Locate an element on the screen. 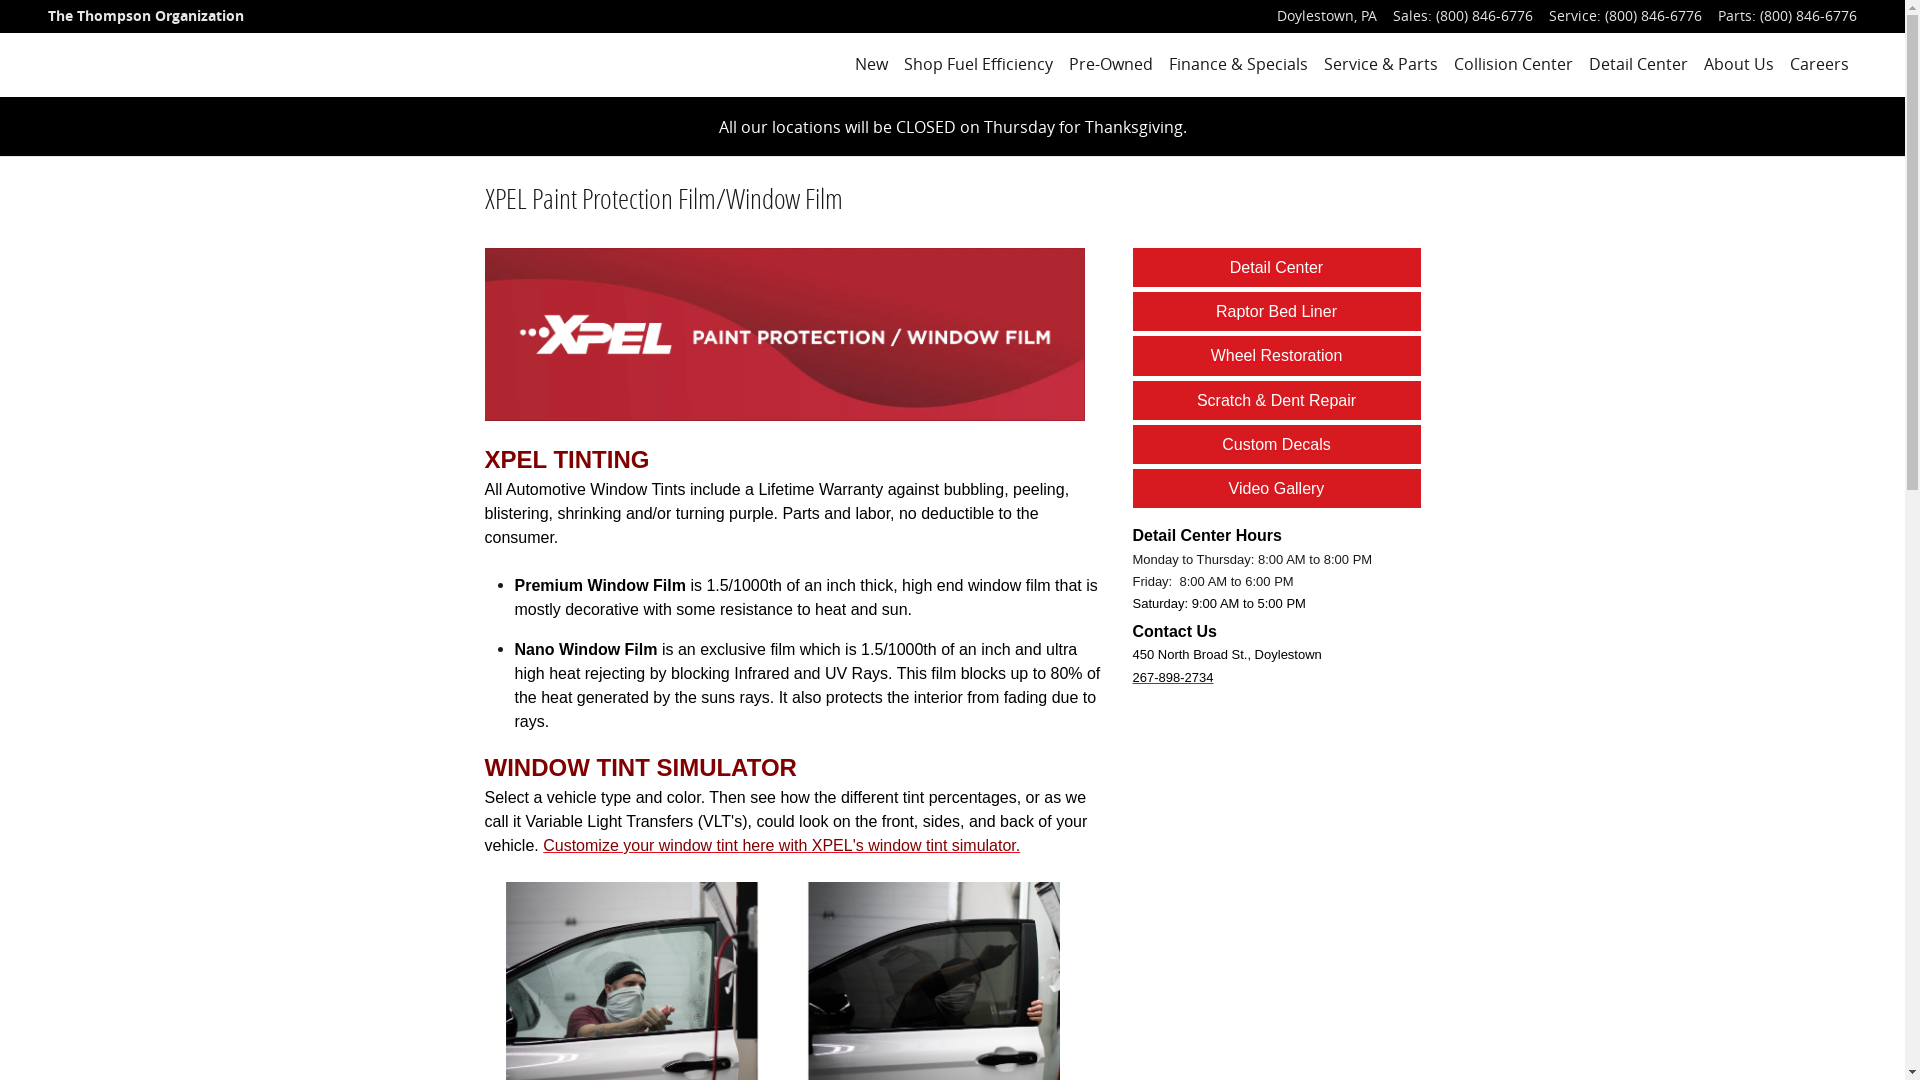  'Detail Center' is located at coordinates (1275, 266).